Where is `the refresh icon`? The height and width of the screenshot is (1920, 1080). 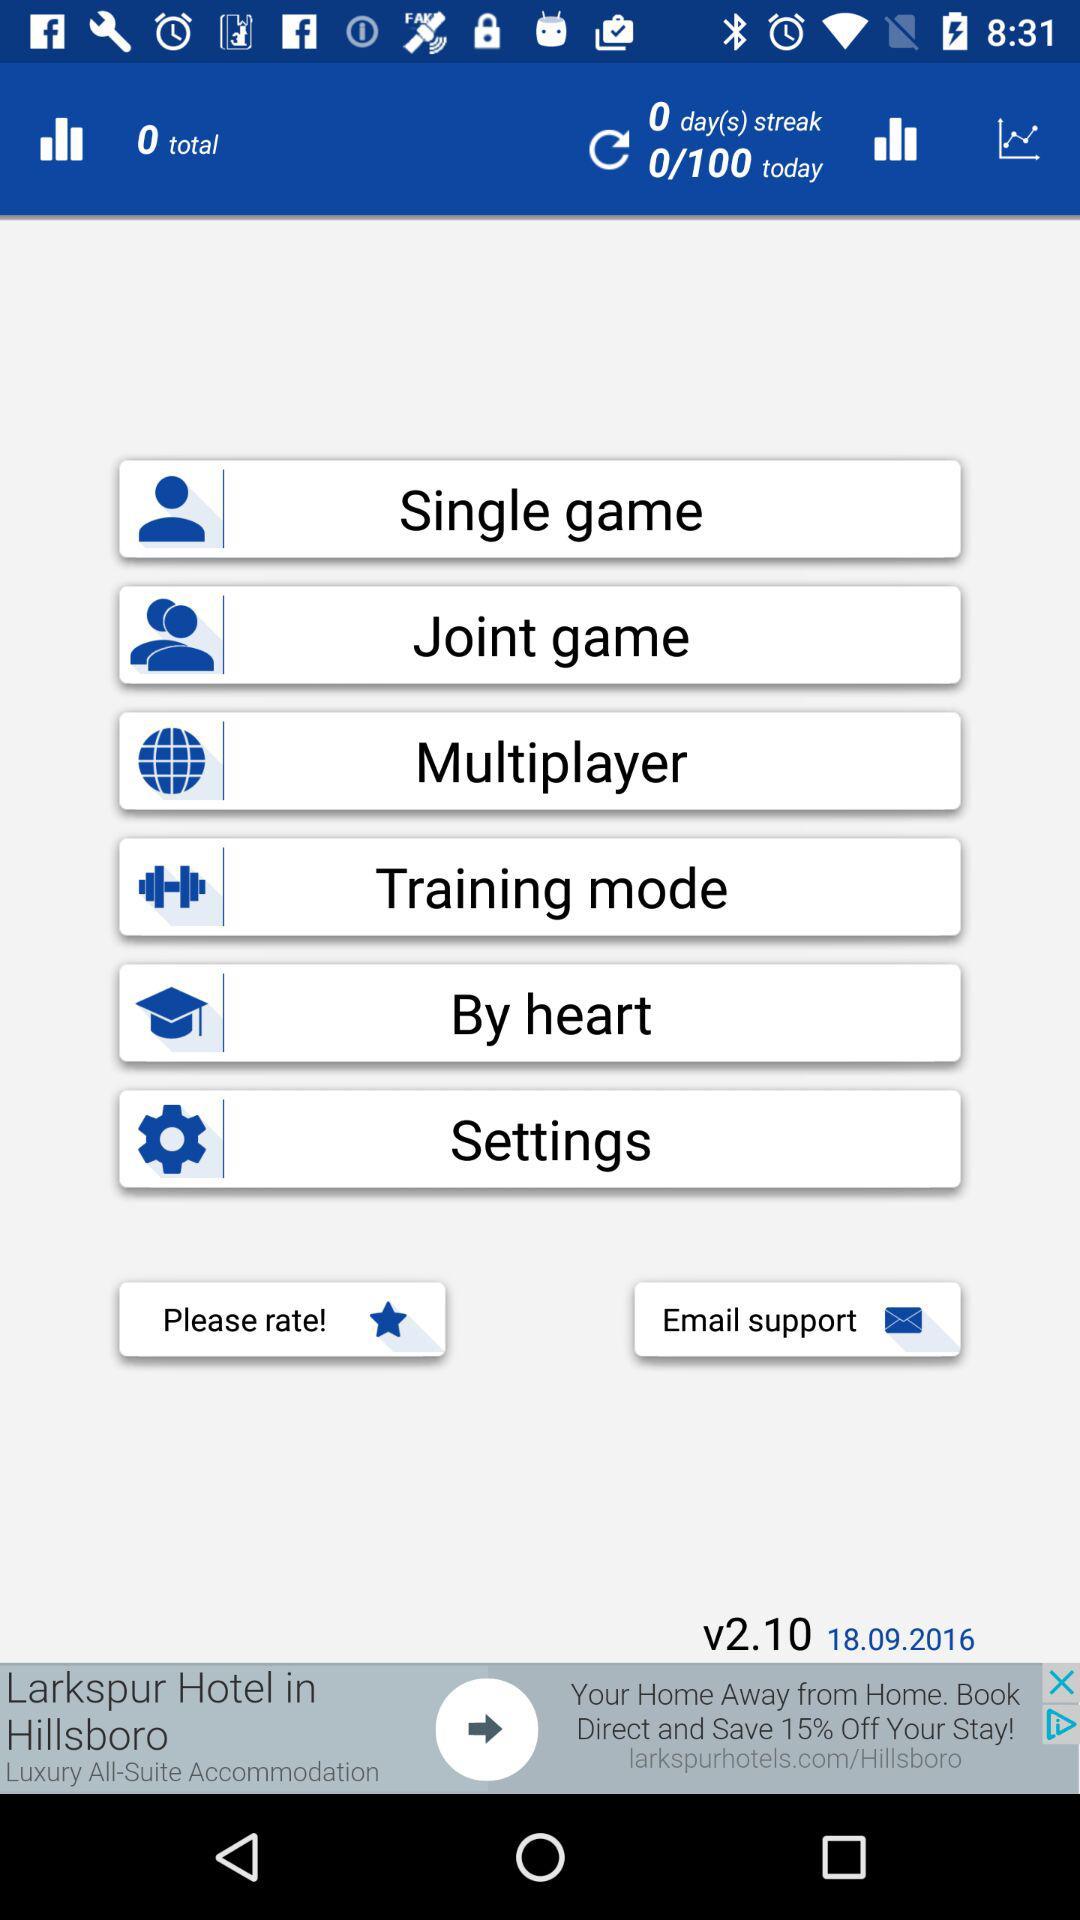 the refresh icon is located at coordinates (608, 148).